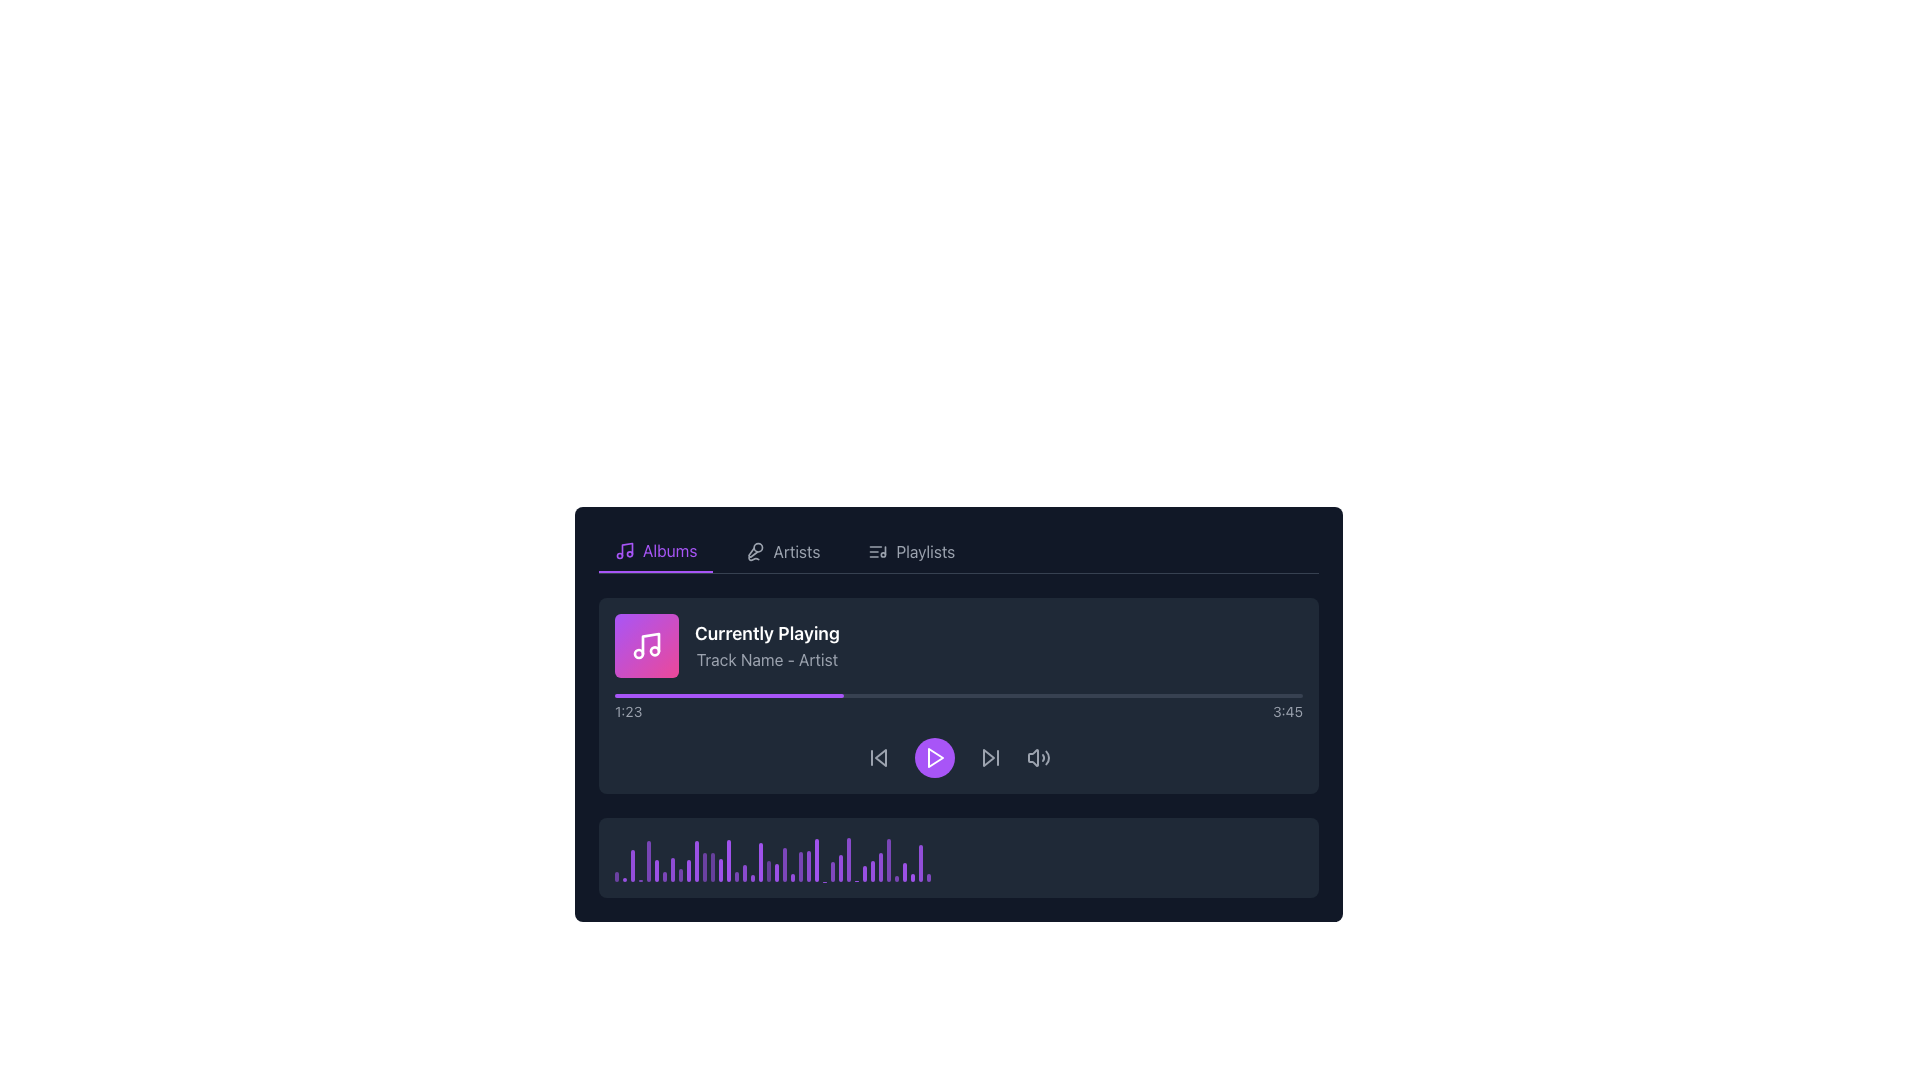  I want to click on the progress bar located below the currently playing track information, so click(958, 694).